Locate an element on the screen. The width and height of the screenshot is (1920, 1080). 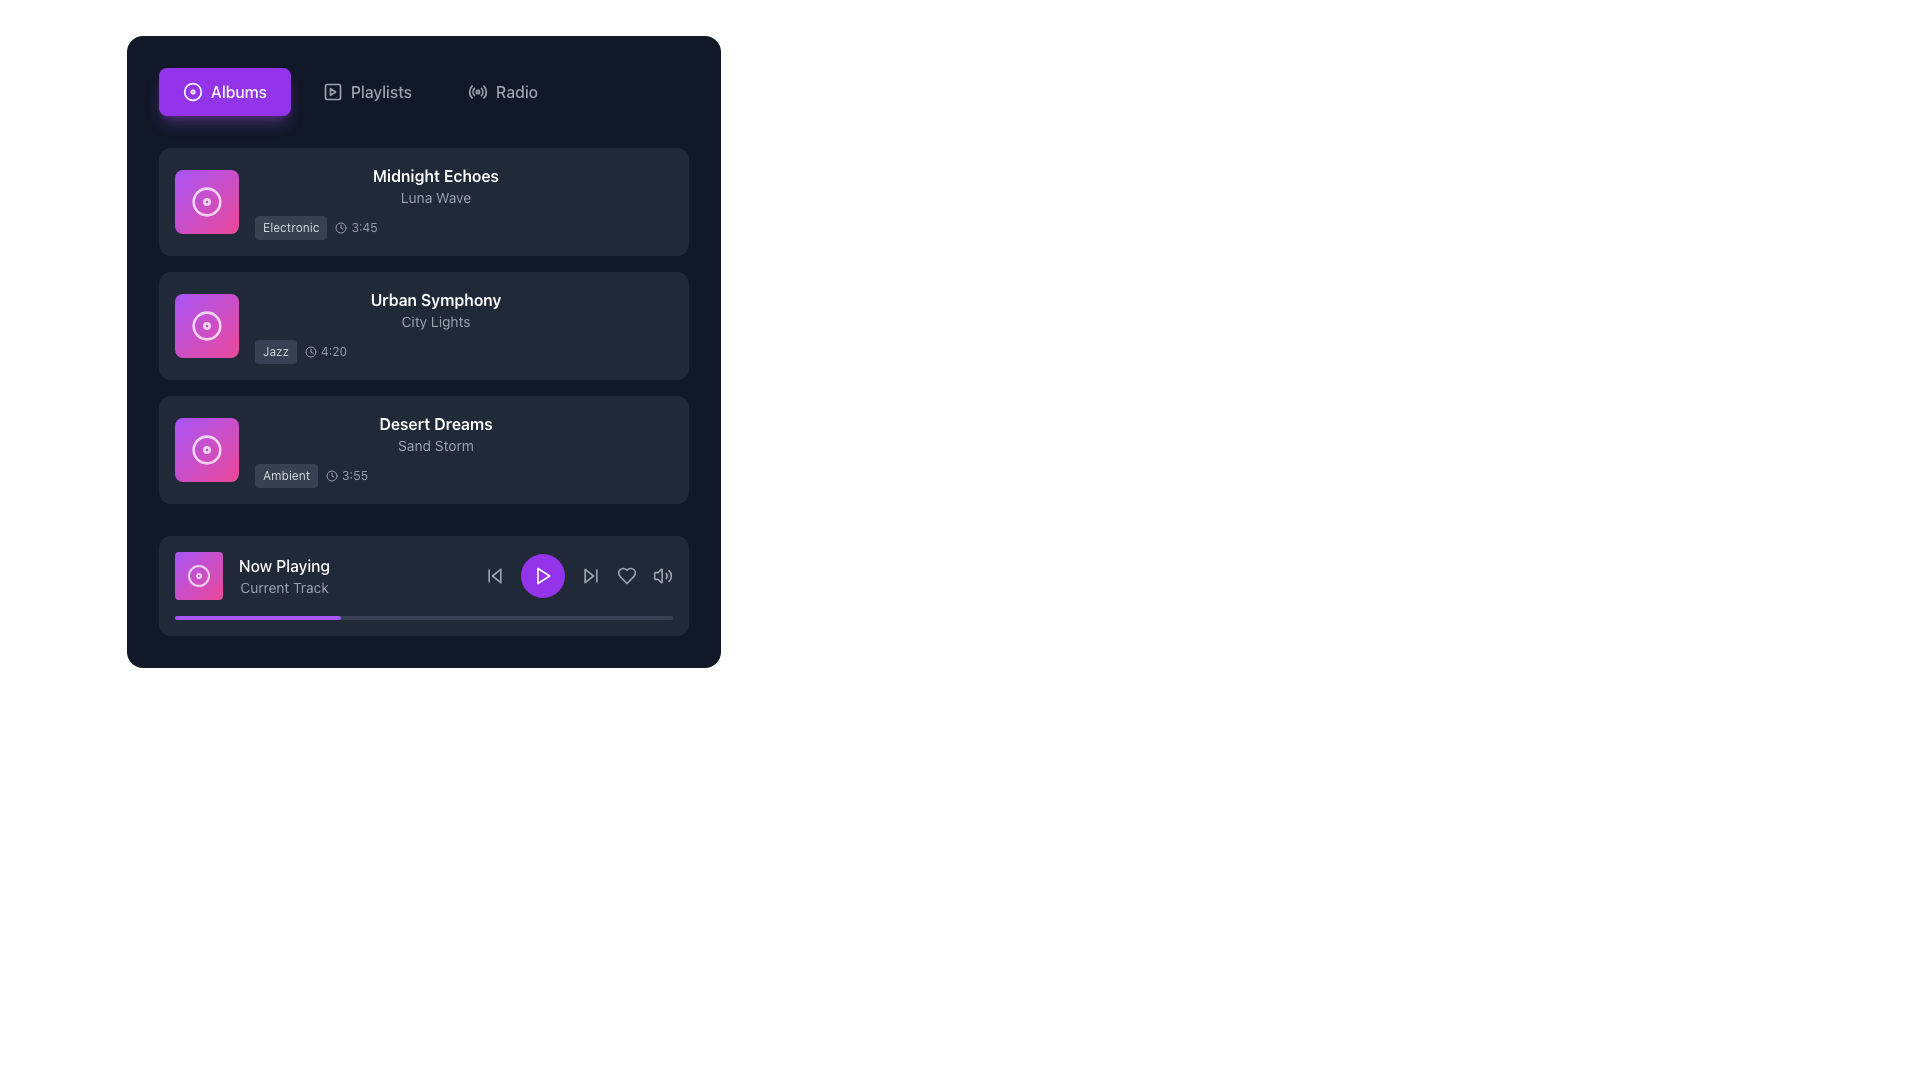
the 'Playlists' text-based navigation link, which is the second item in the top navigation menu is located at coordinates (381, 92).